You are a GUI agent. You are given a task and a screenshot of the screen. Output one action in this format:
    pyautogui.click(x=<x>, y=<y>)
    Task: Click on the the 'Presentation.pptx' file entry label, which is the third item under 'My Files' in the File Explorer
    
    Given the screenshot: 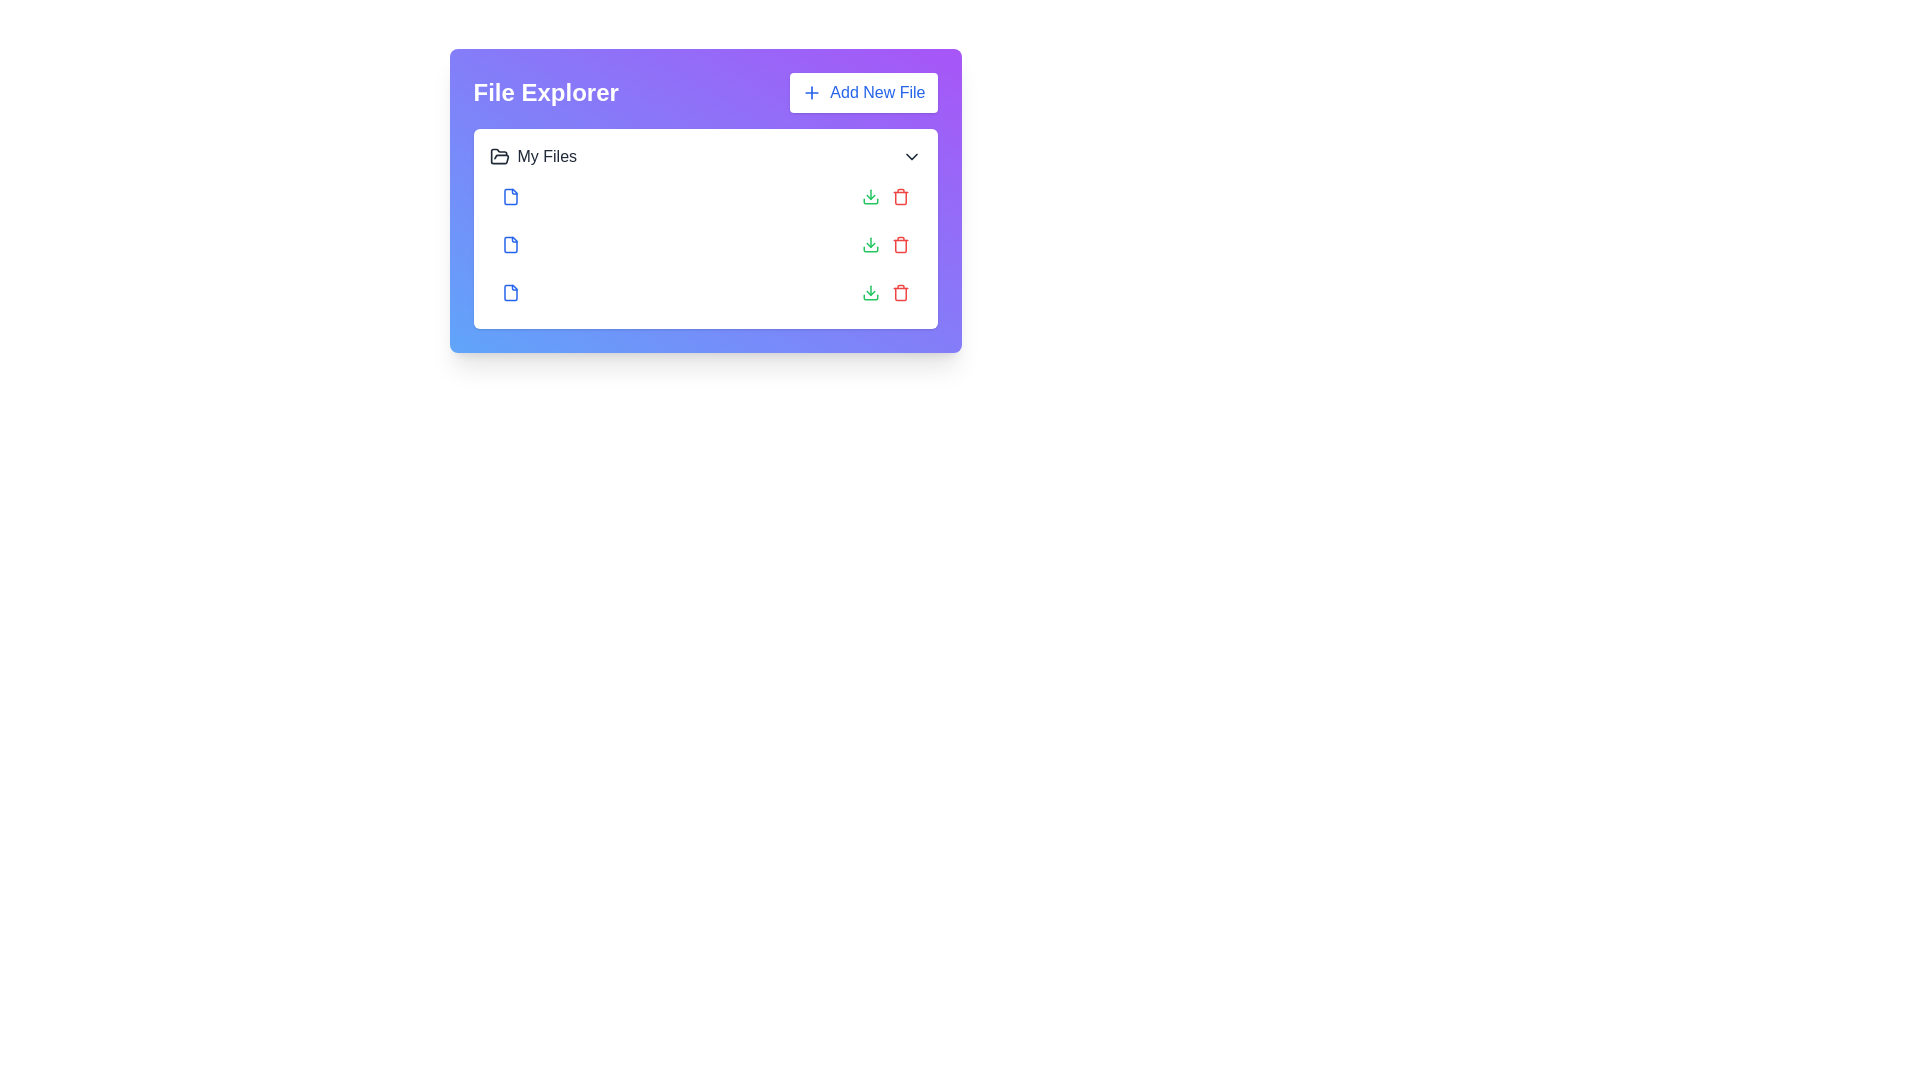 What is the action you would take?
    pyautogui.click(x=575, y=293)
    